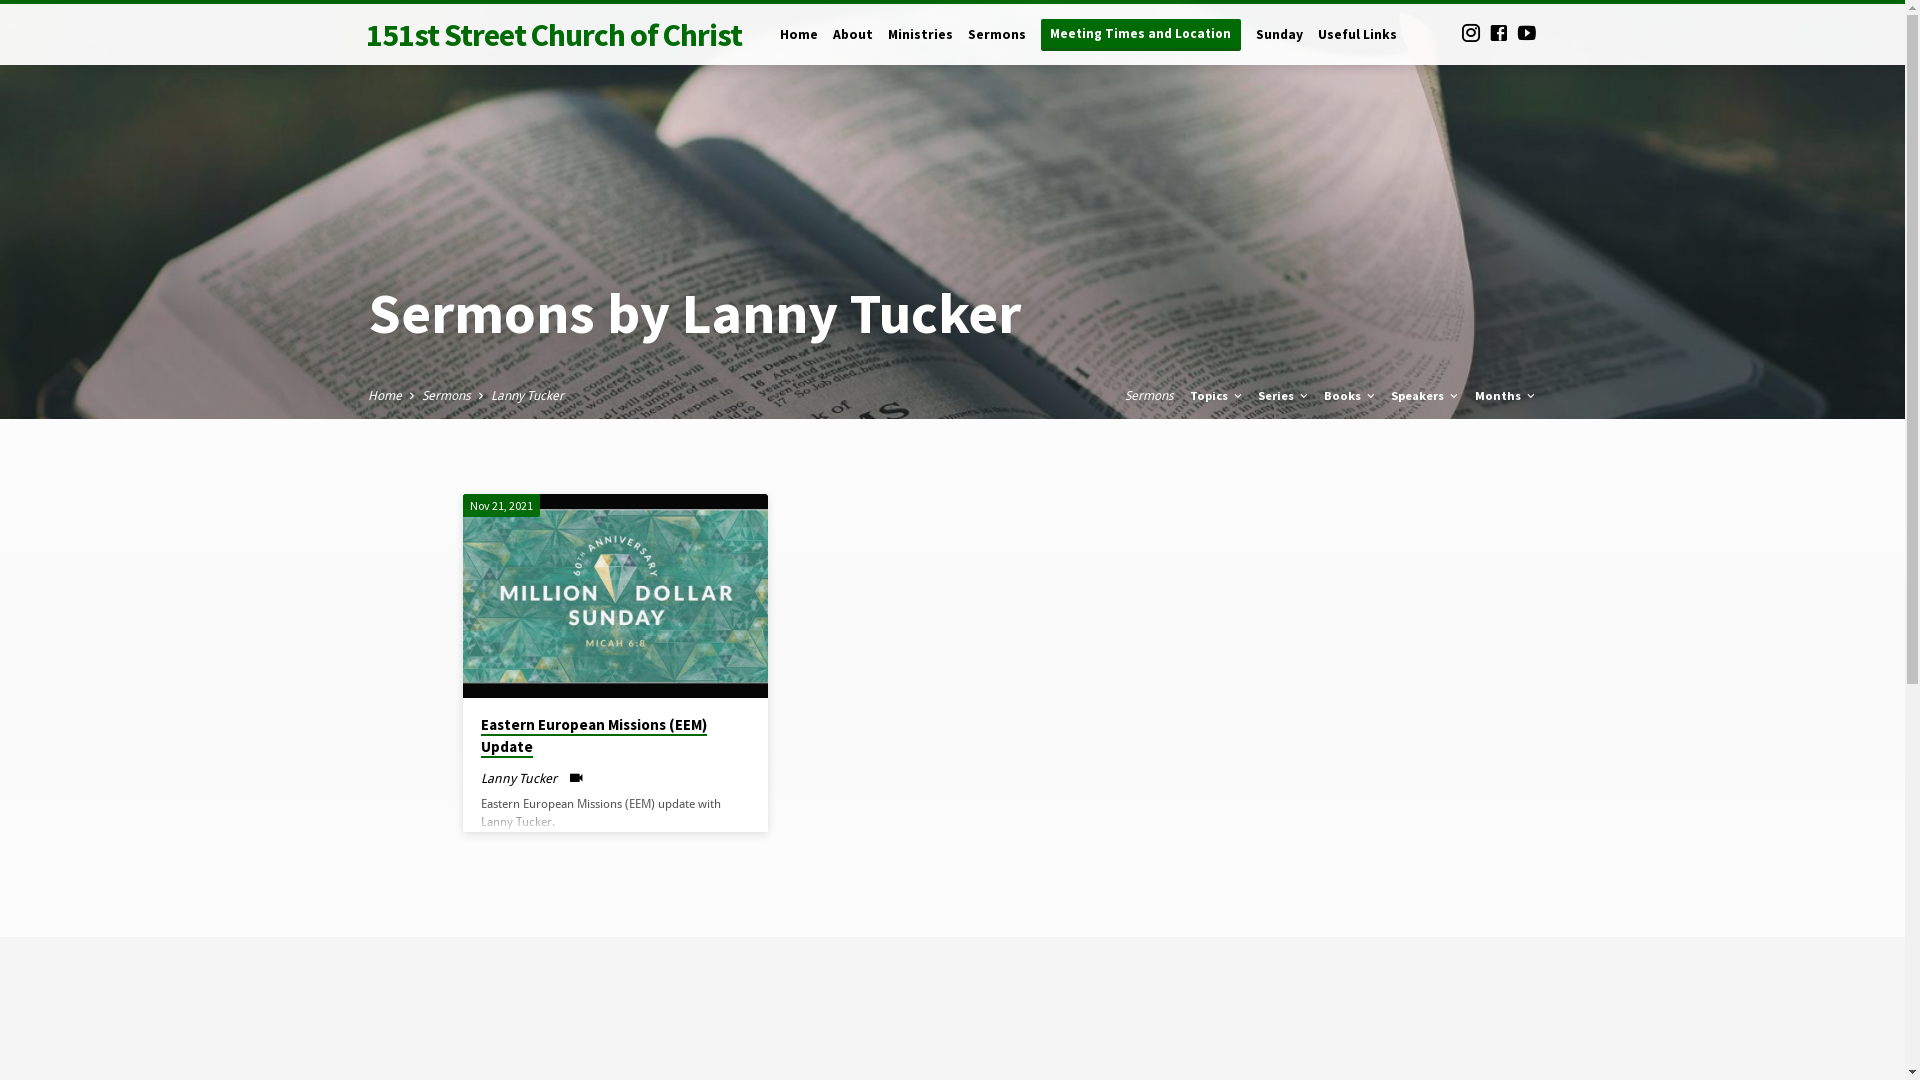 The width and height of the screenshot is (1920, 1080). I want to click on 'Sermons', so click(997, 46).